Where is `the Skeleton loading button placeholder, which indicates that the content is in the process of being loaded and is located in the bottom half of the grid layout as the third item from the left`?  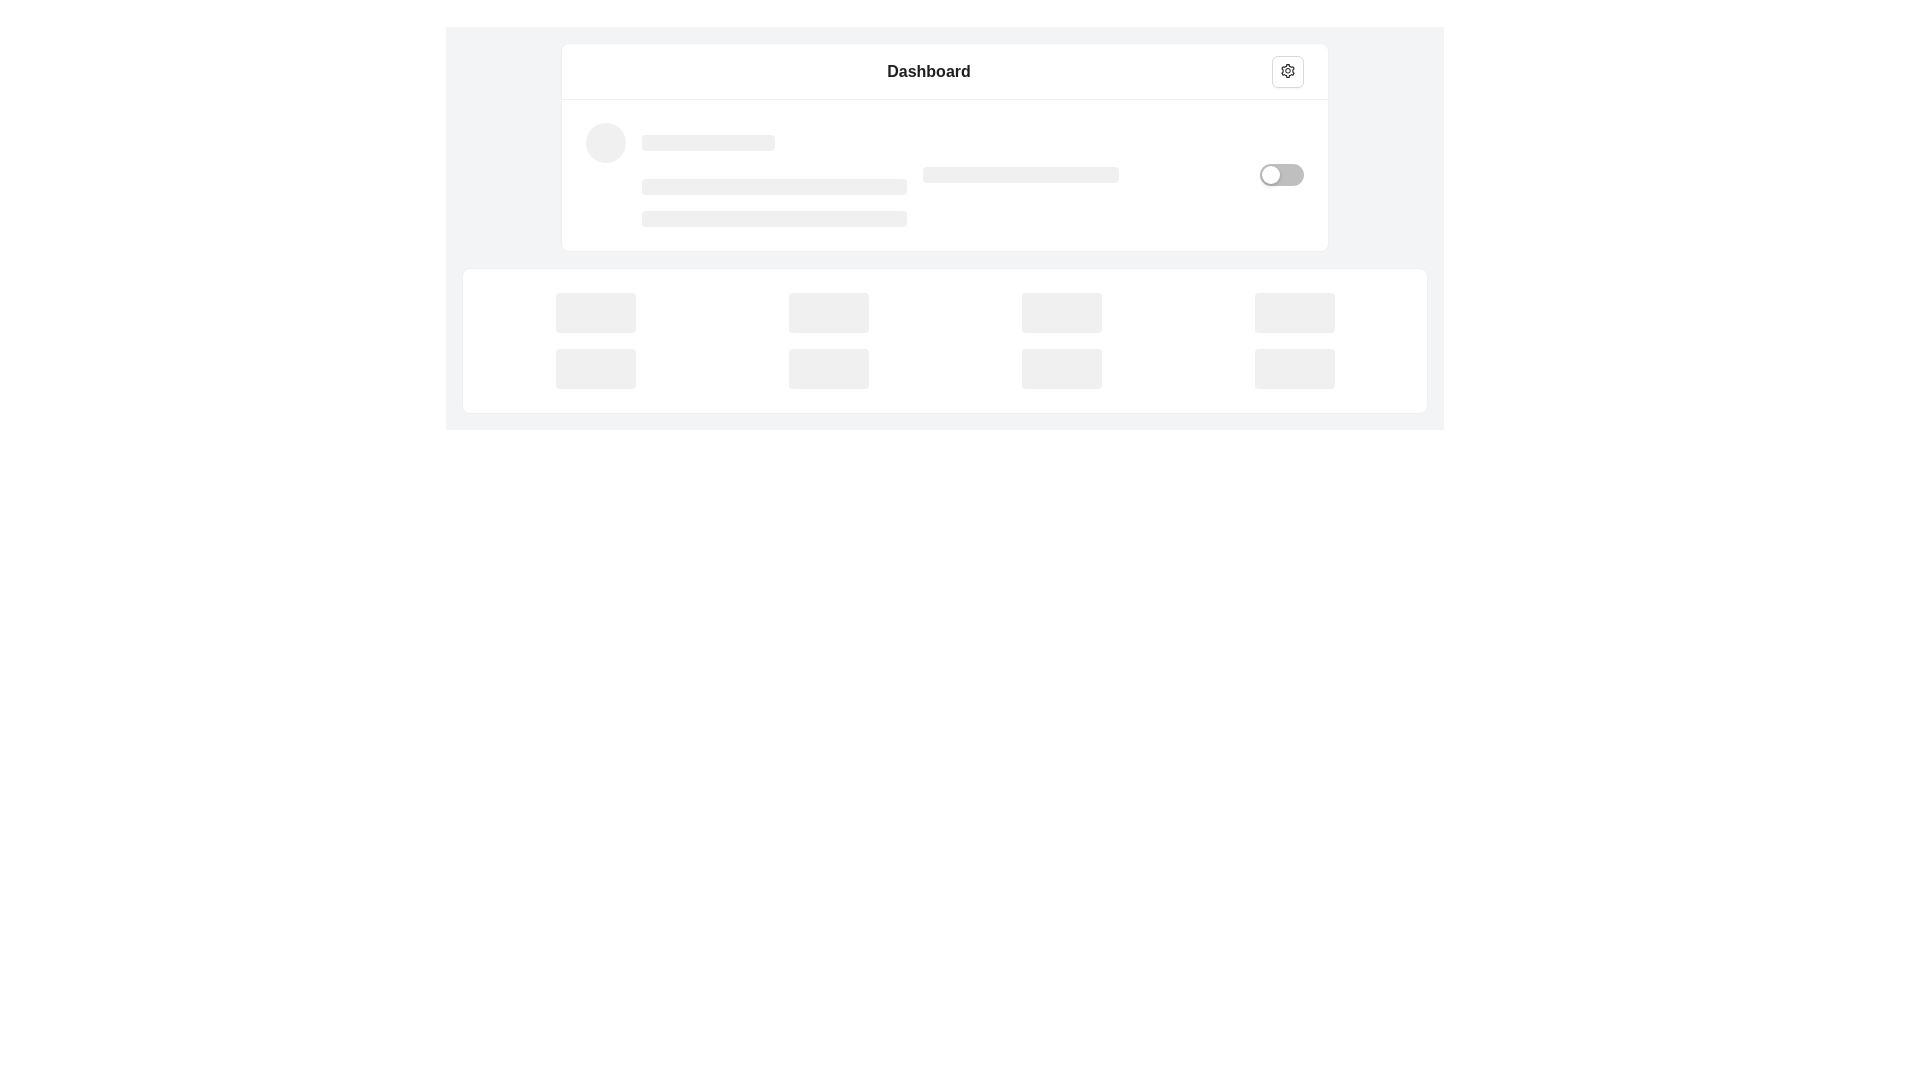
the Skeleton loading button placeholder, which indicates that the content is in the process of being loaded and is located in the bottom half of the grid layout as the third item from the left is located at coordinates (1060, 312).